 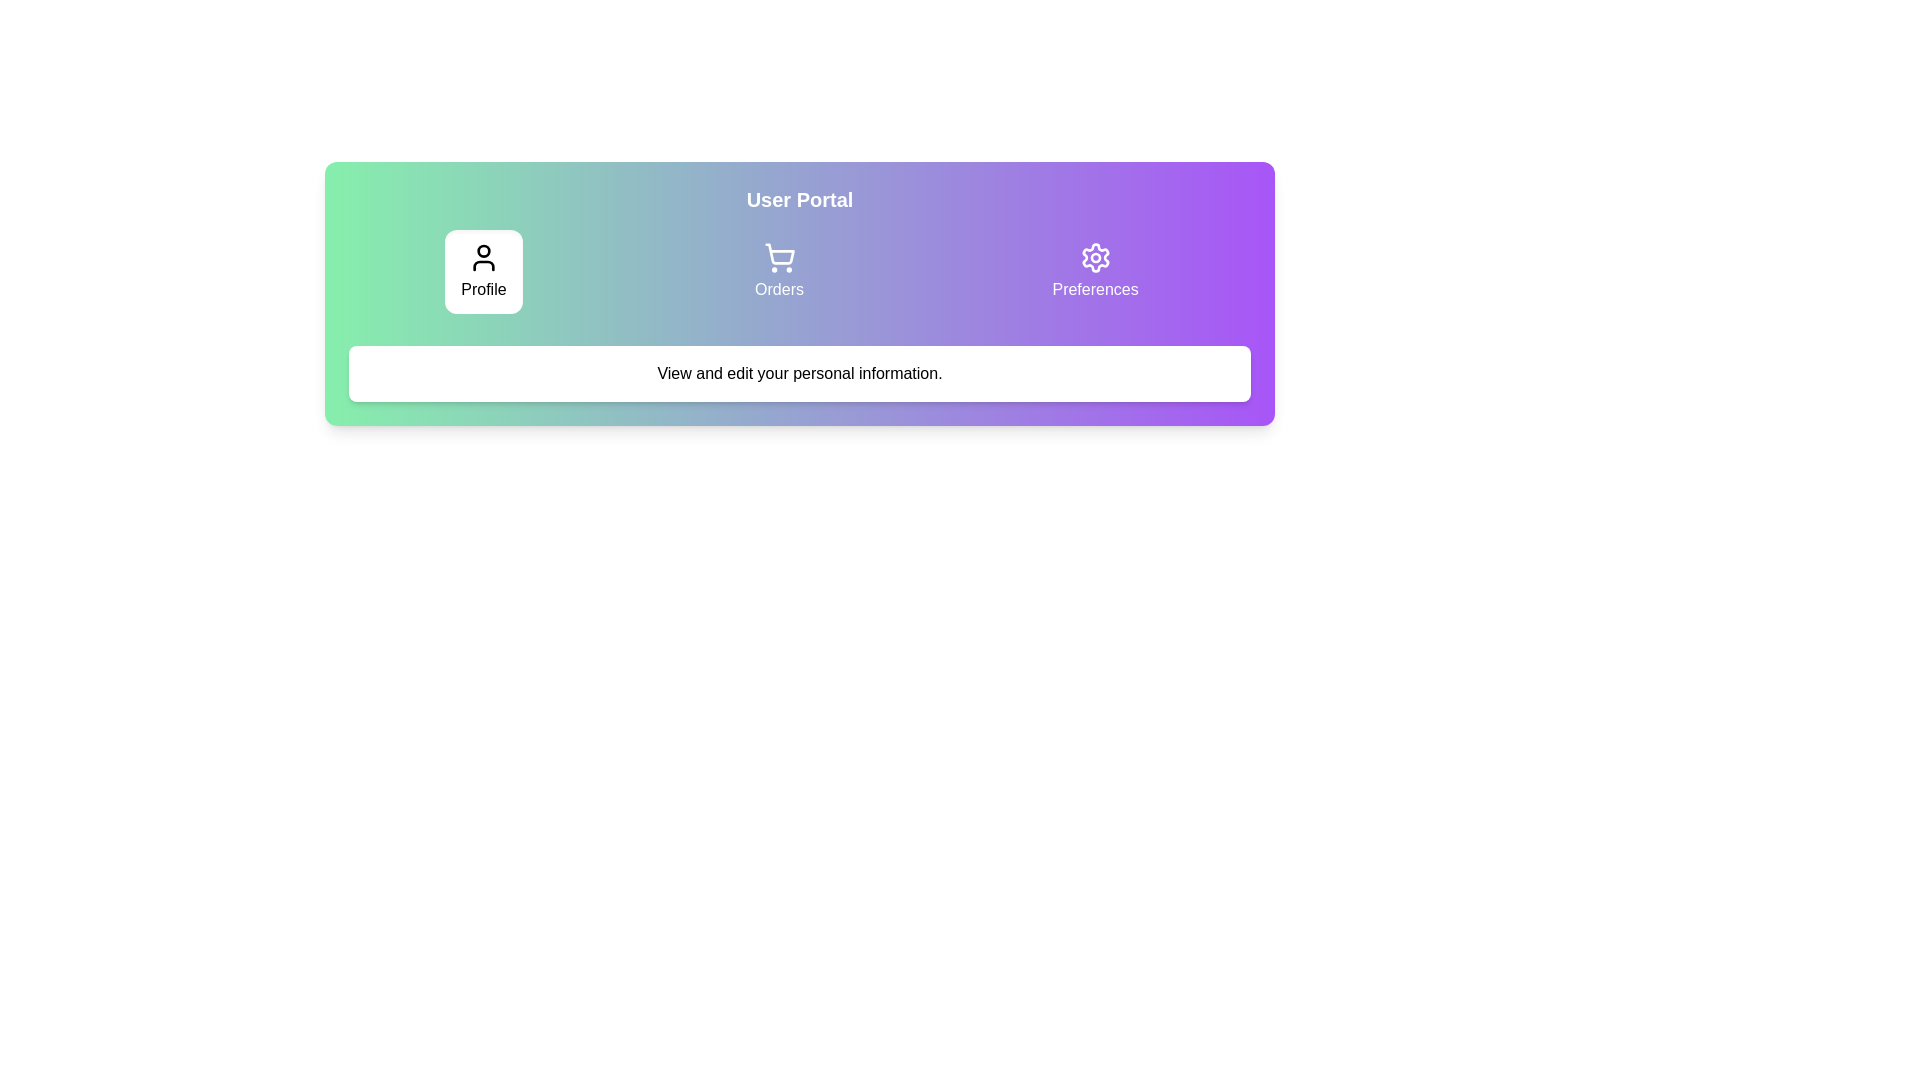 I want to click on the Preferences tab to preview its hover state, so click(x=1094, y=272).